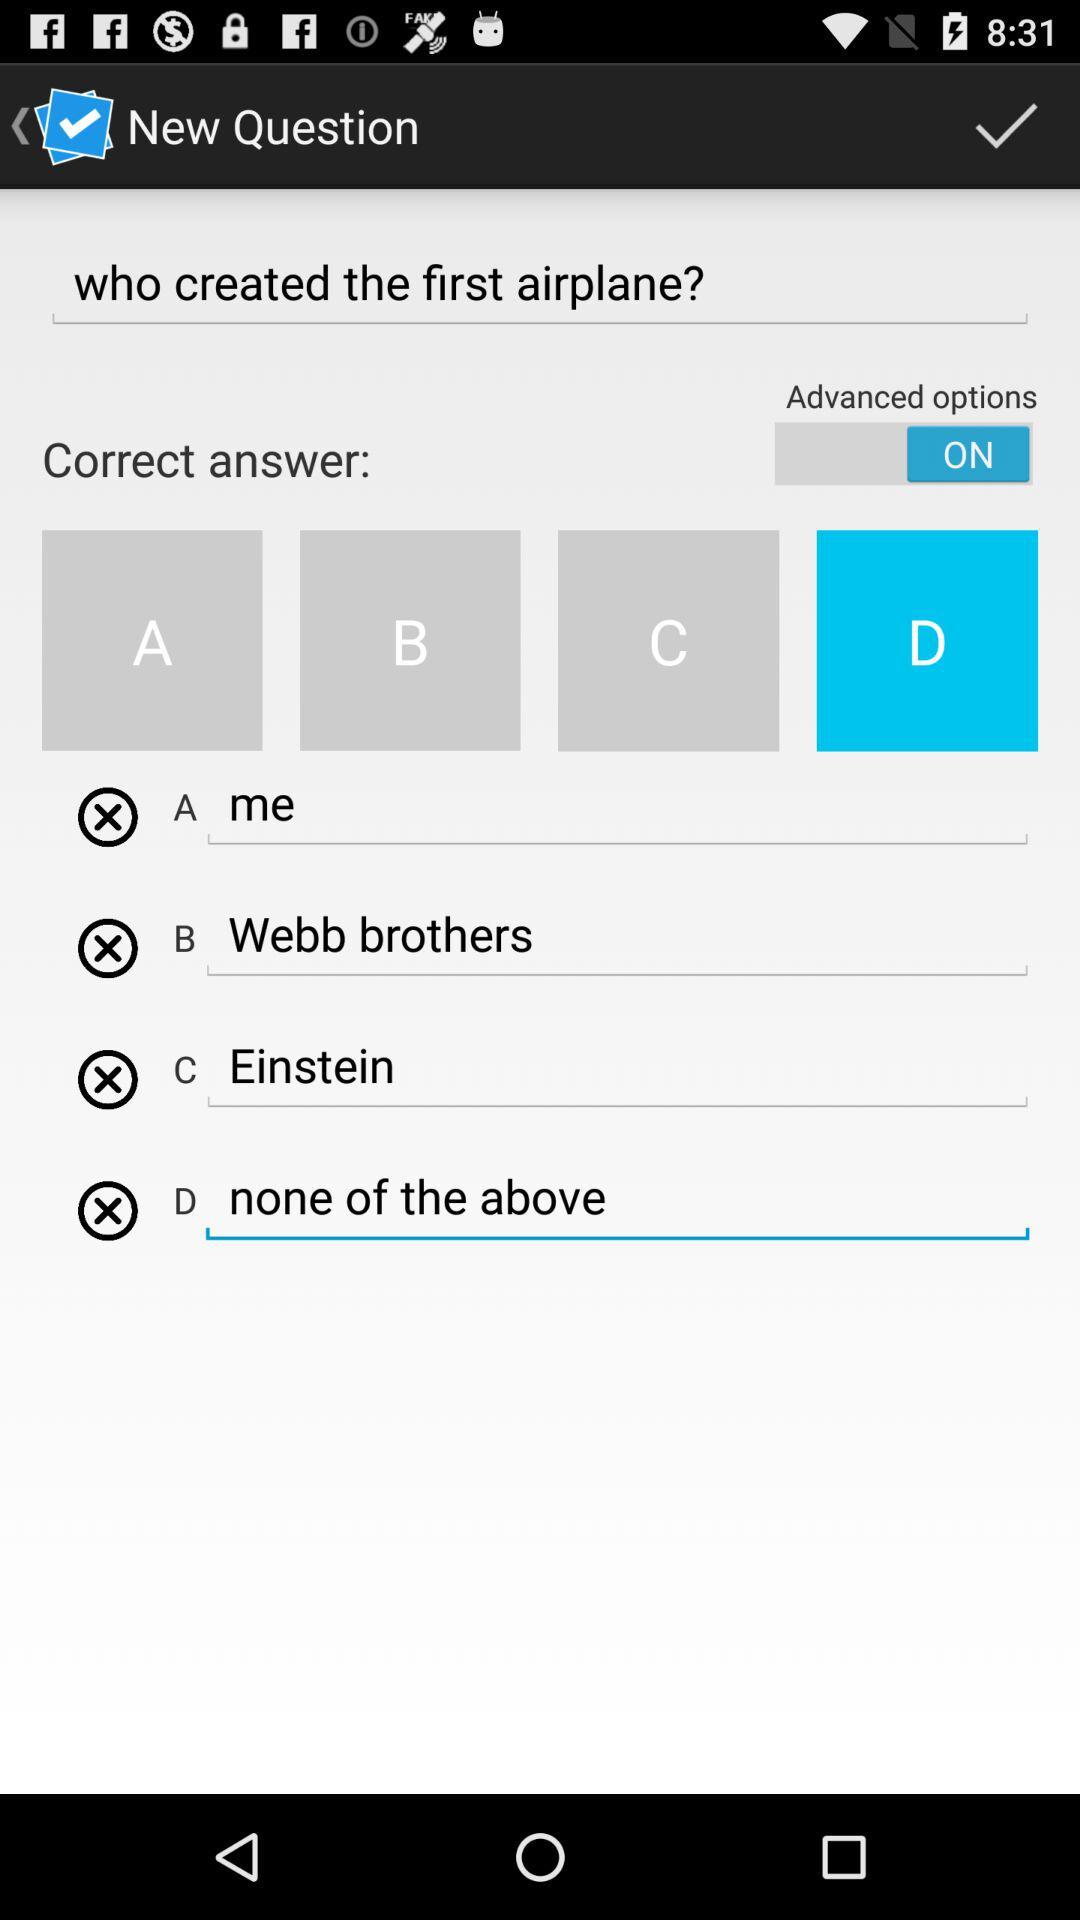 The width and height of the screenshot is (1080, 1920). Describe the element at coordinates (107, 874) in the screenshot. I see `the close icon` at that location.